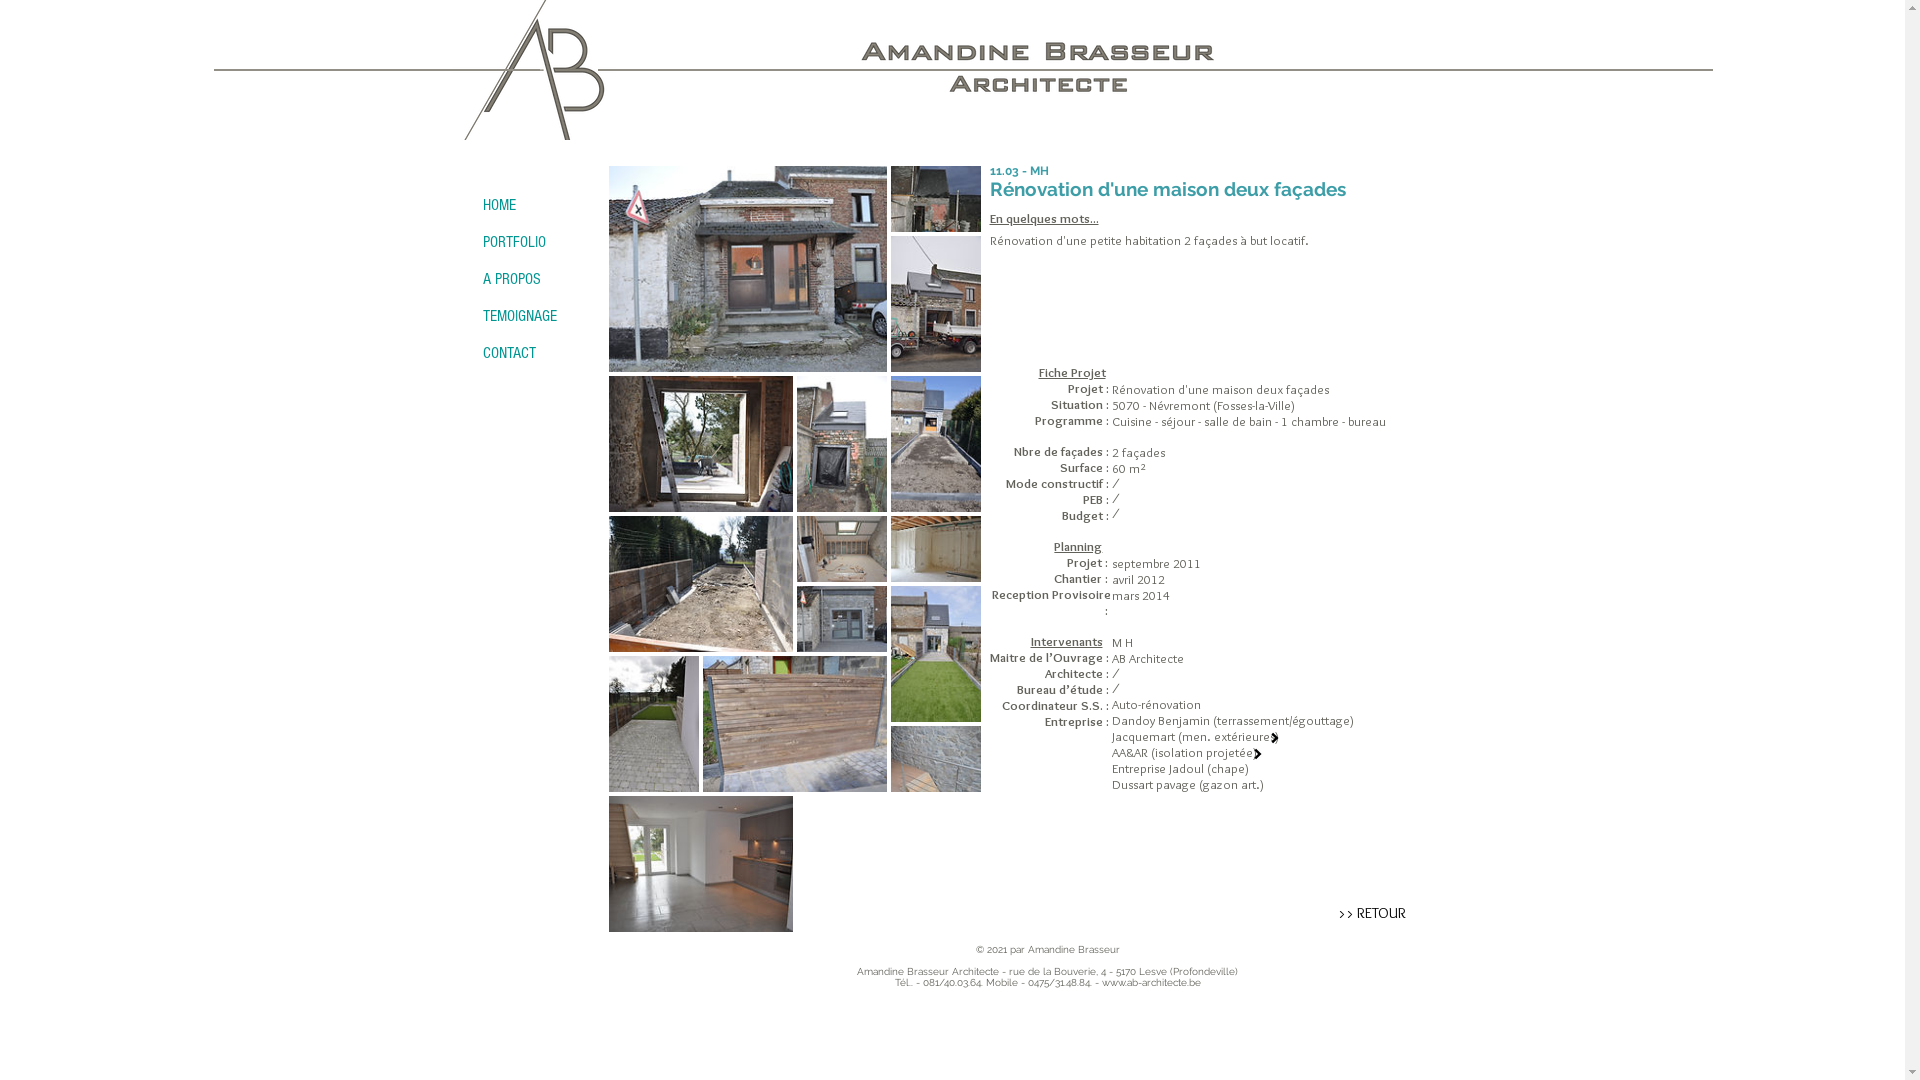  I want to click on '>> RETOUR', so click(1371, 913).